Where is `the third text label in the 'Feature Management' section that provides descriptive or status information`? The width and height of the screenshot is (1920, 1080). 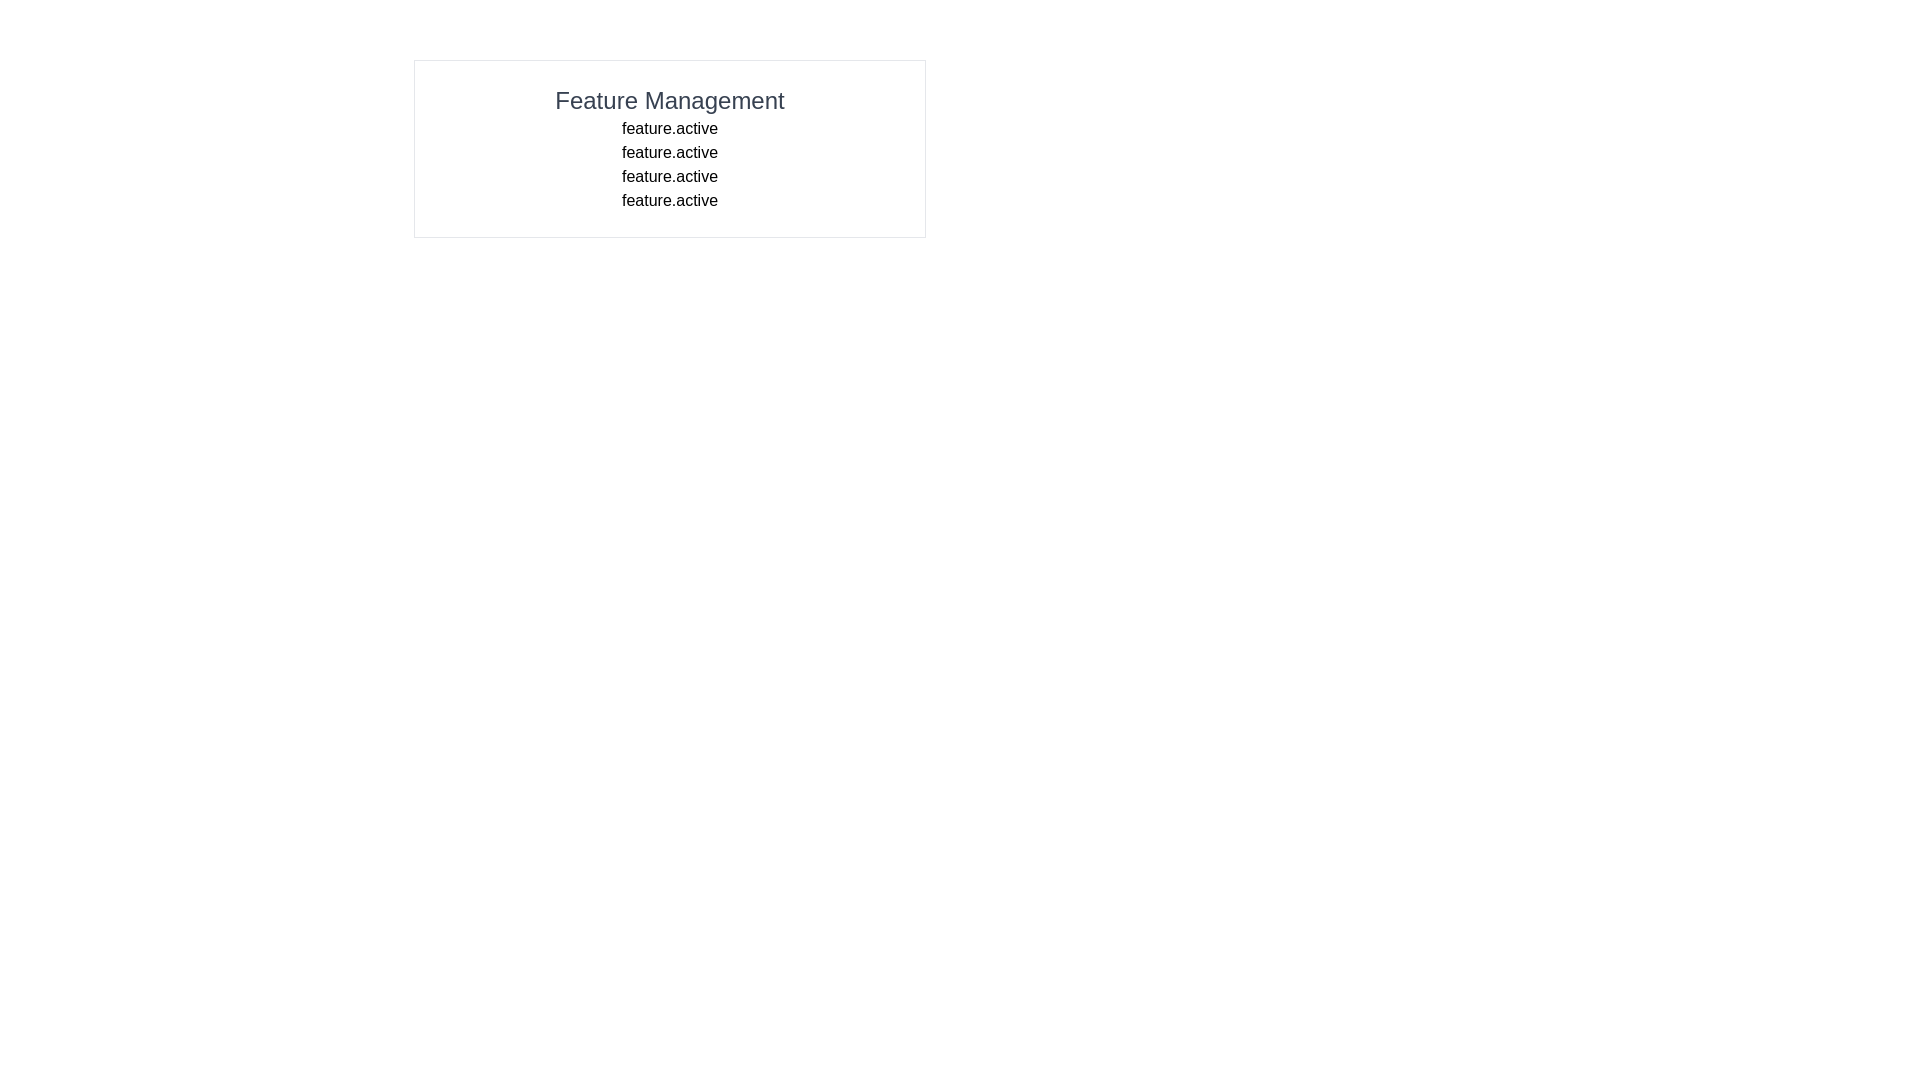 the third text label in the 'Feature Management' section that provides descriptive or status information is located at coordinates (670, 176).